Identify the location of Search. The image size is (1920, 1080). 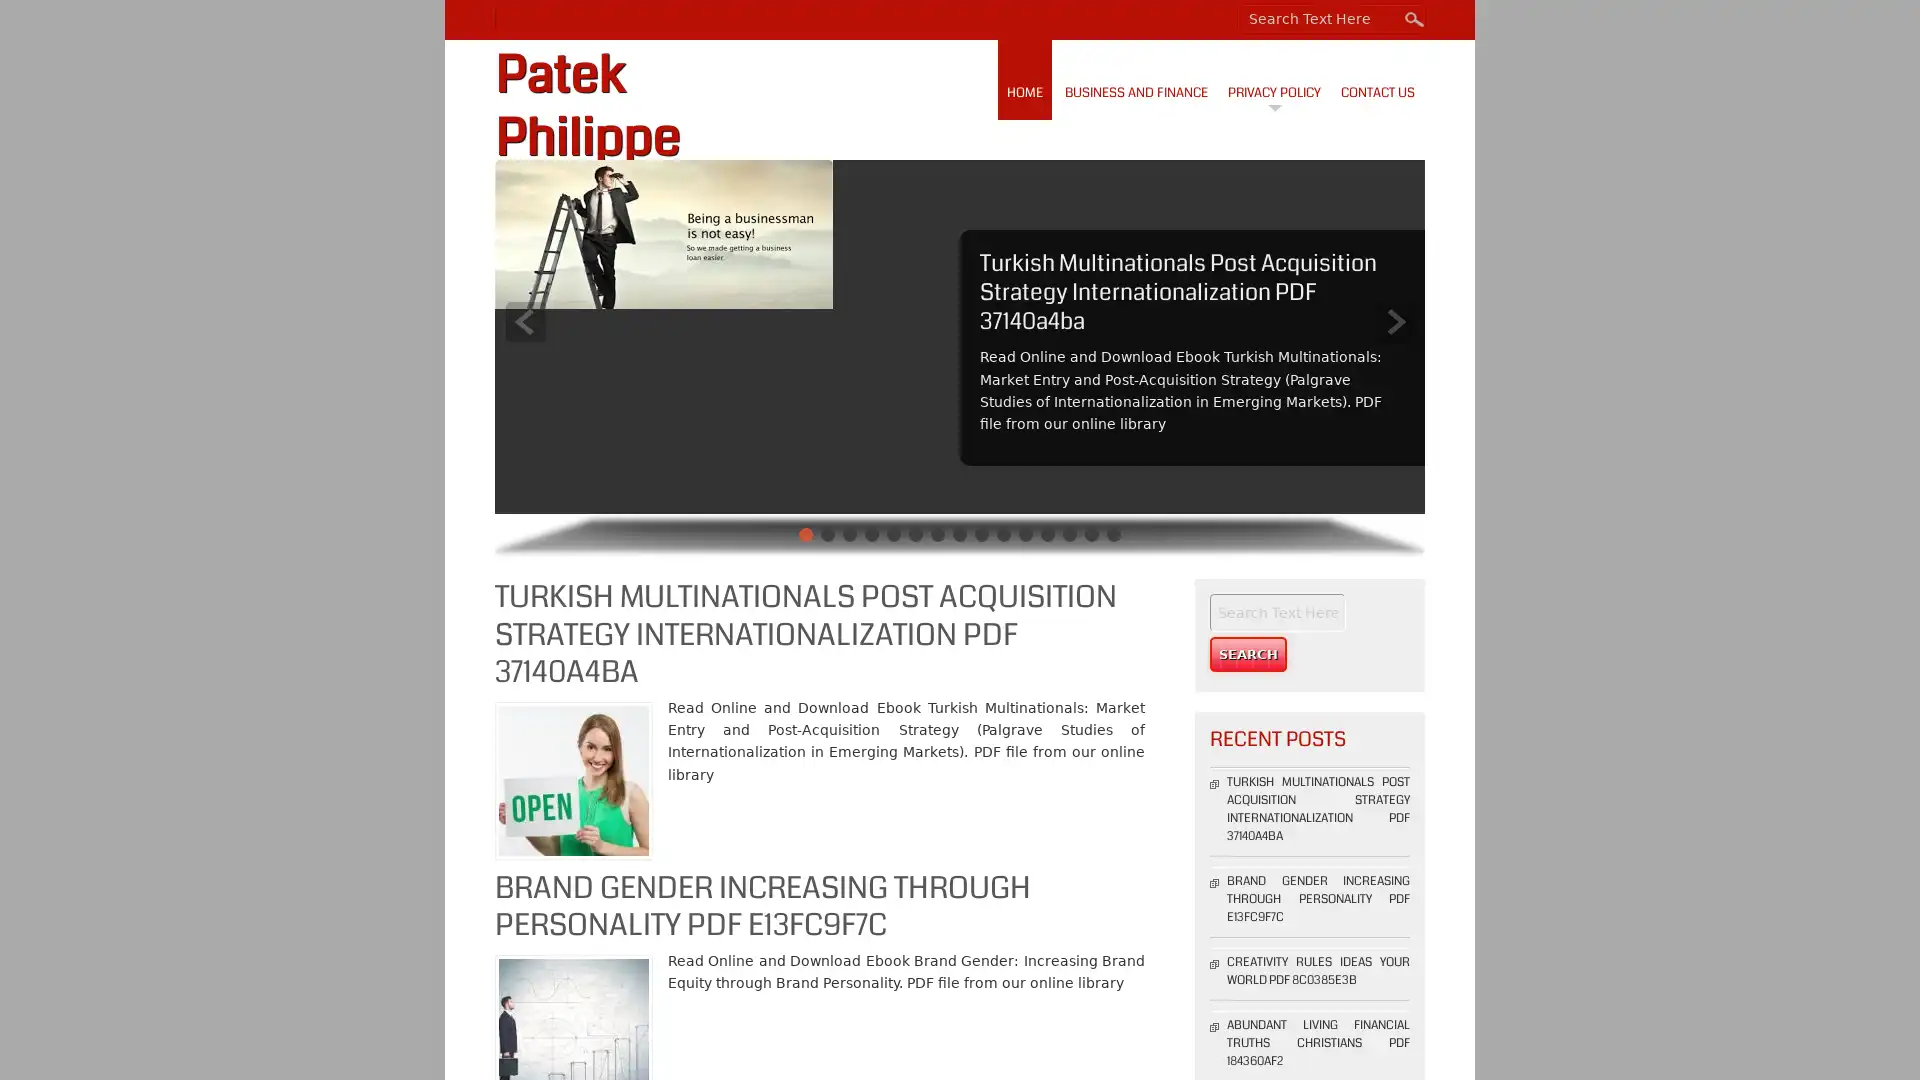
(1247, 654).